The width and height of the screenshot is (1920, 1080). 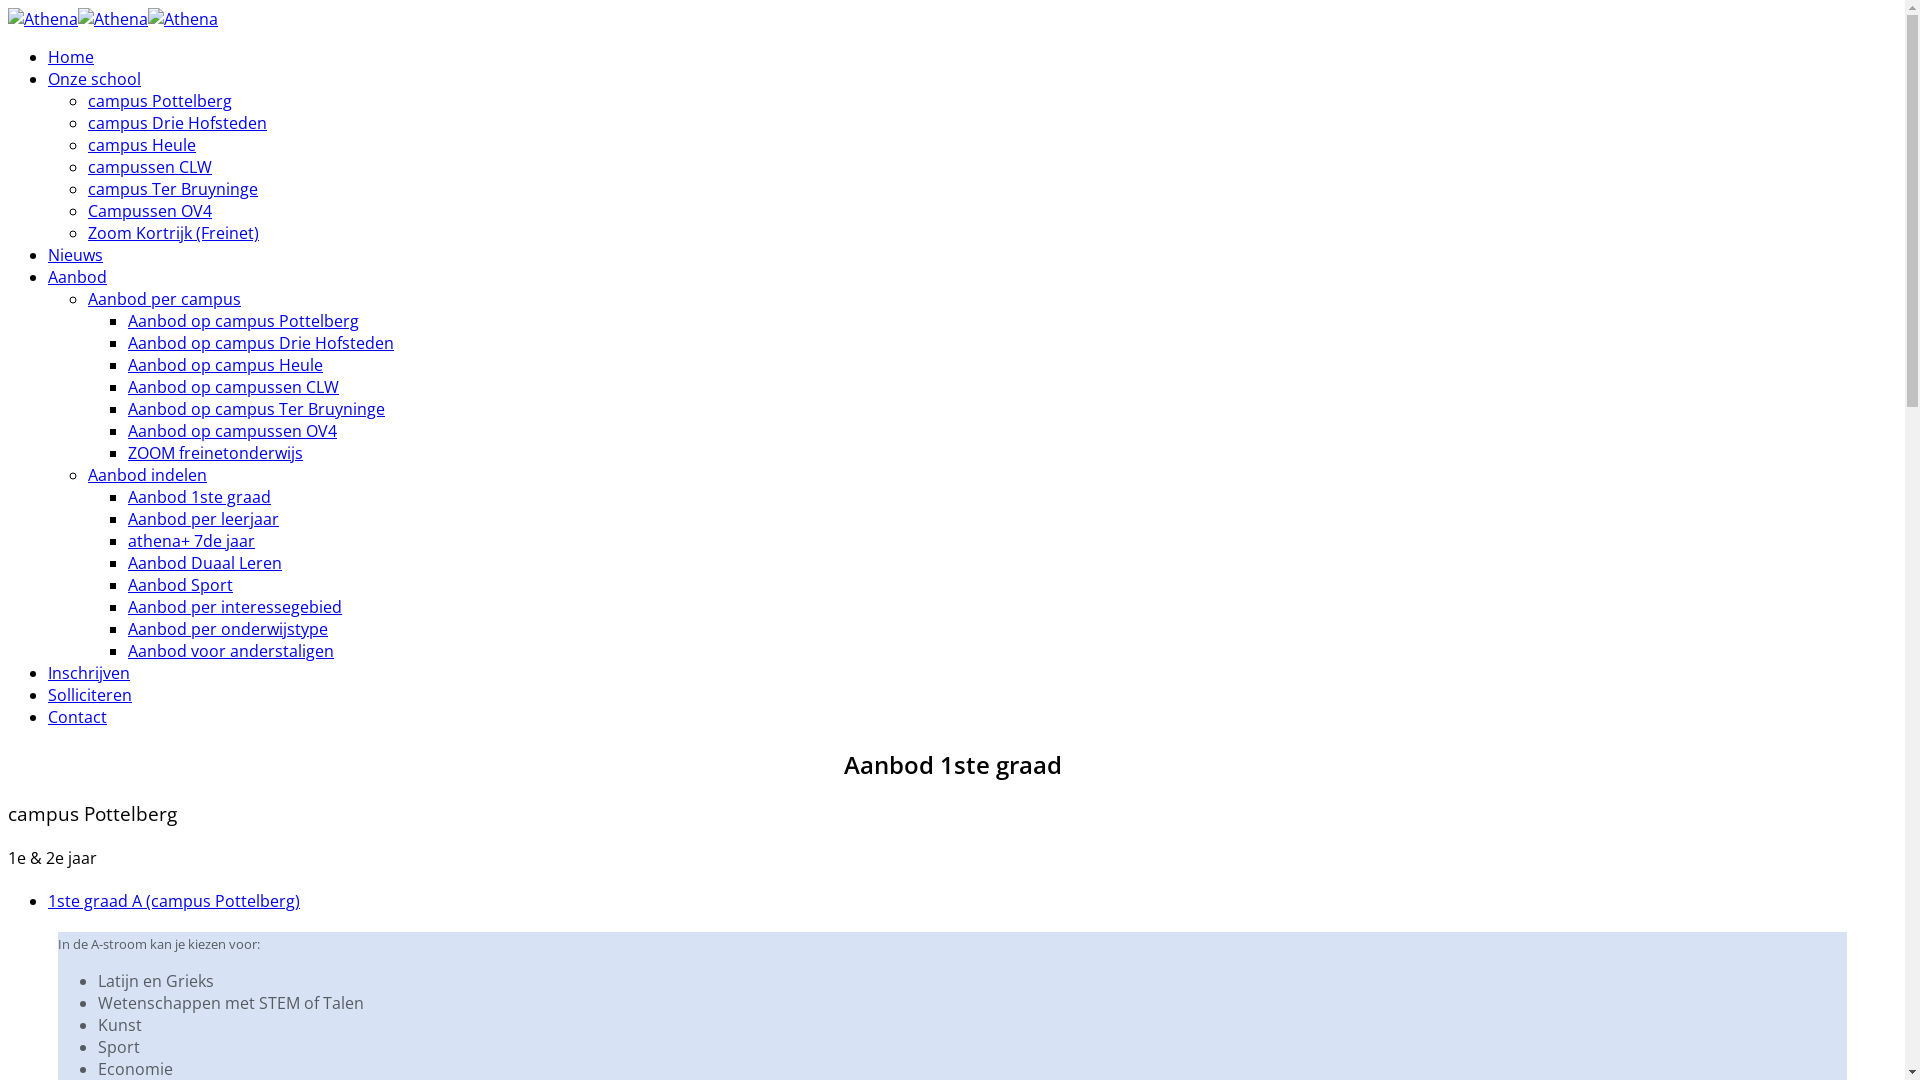 What do you see at coordinates (180, 585) in the screenshot?
I see `'Aanbod Sport'` at bounding box center [180, 585].